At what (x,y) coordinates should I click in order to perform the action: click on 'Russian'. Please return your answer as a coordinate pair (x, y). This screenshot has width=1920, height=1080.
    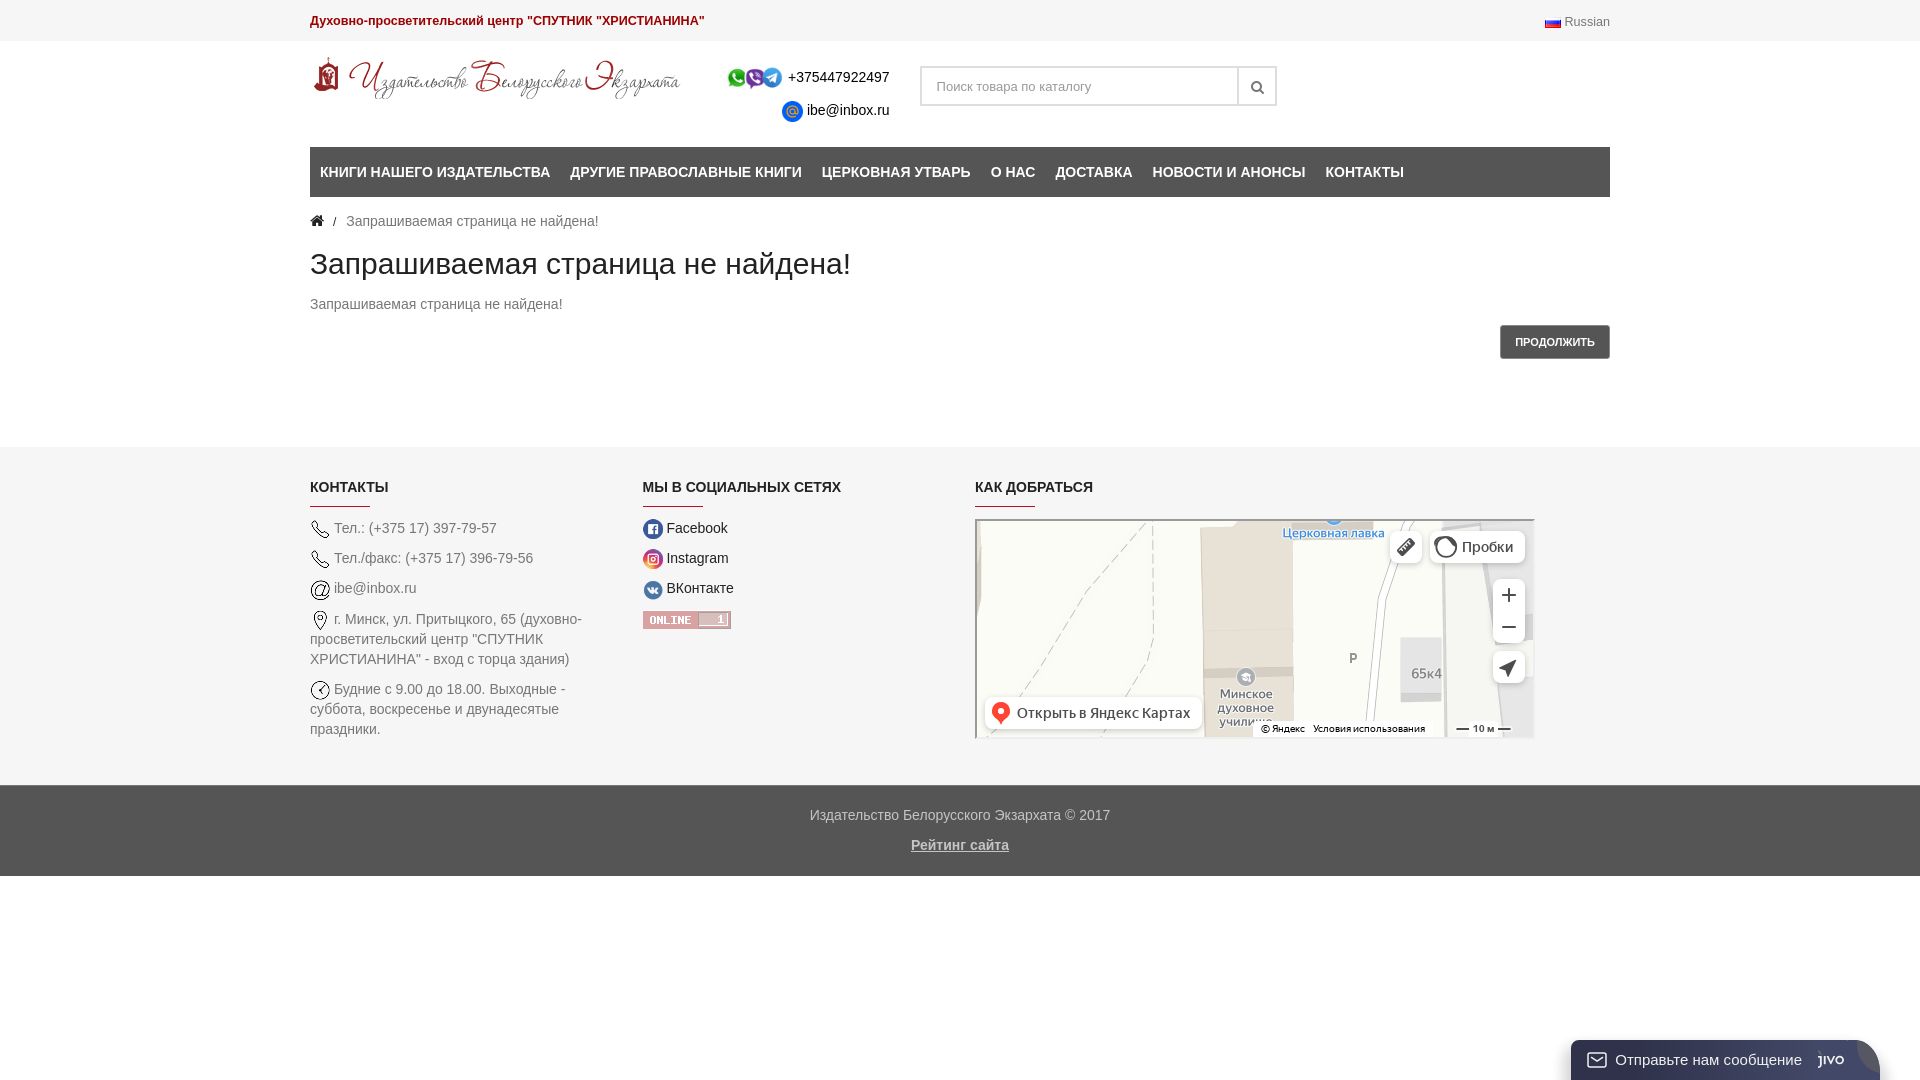
    Looking at the image, I should click on (1552, 22).